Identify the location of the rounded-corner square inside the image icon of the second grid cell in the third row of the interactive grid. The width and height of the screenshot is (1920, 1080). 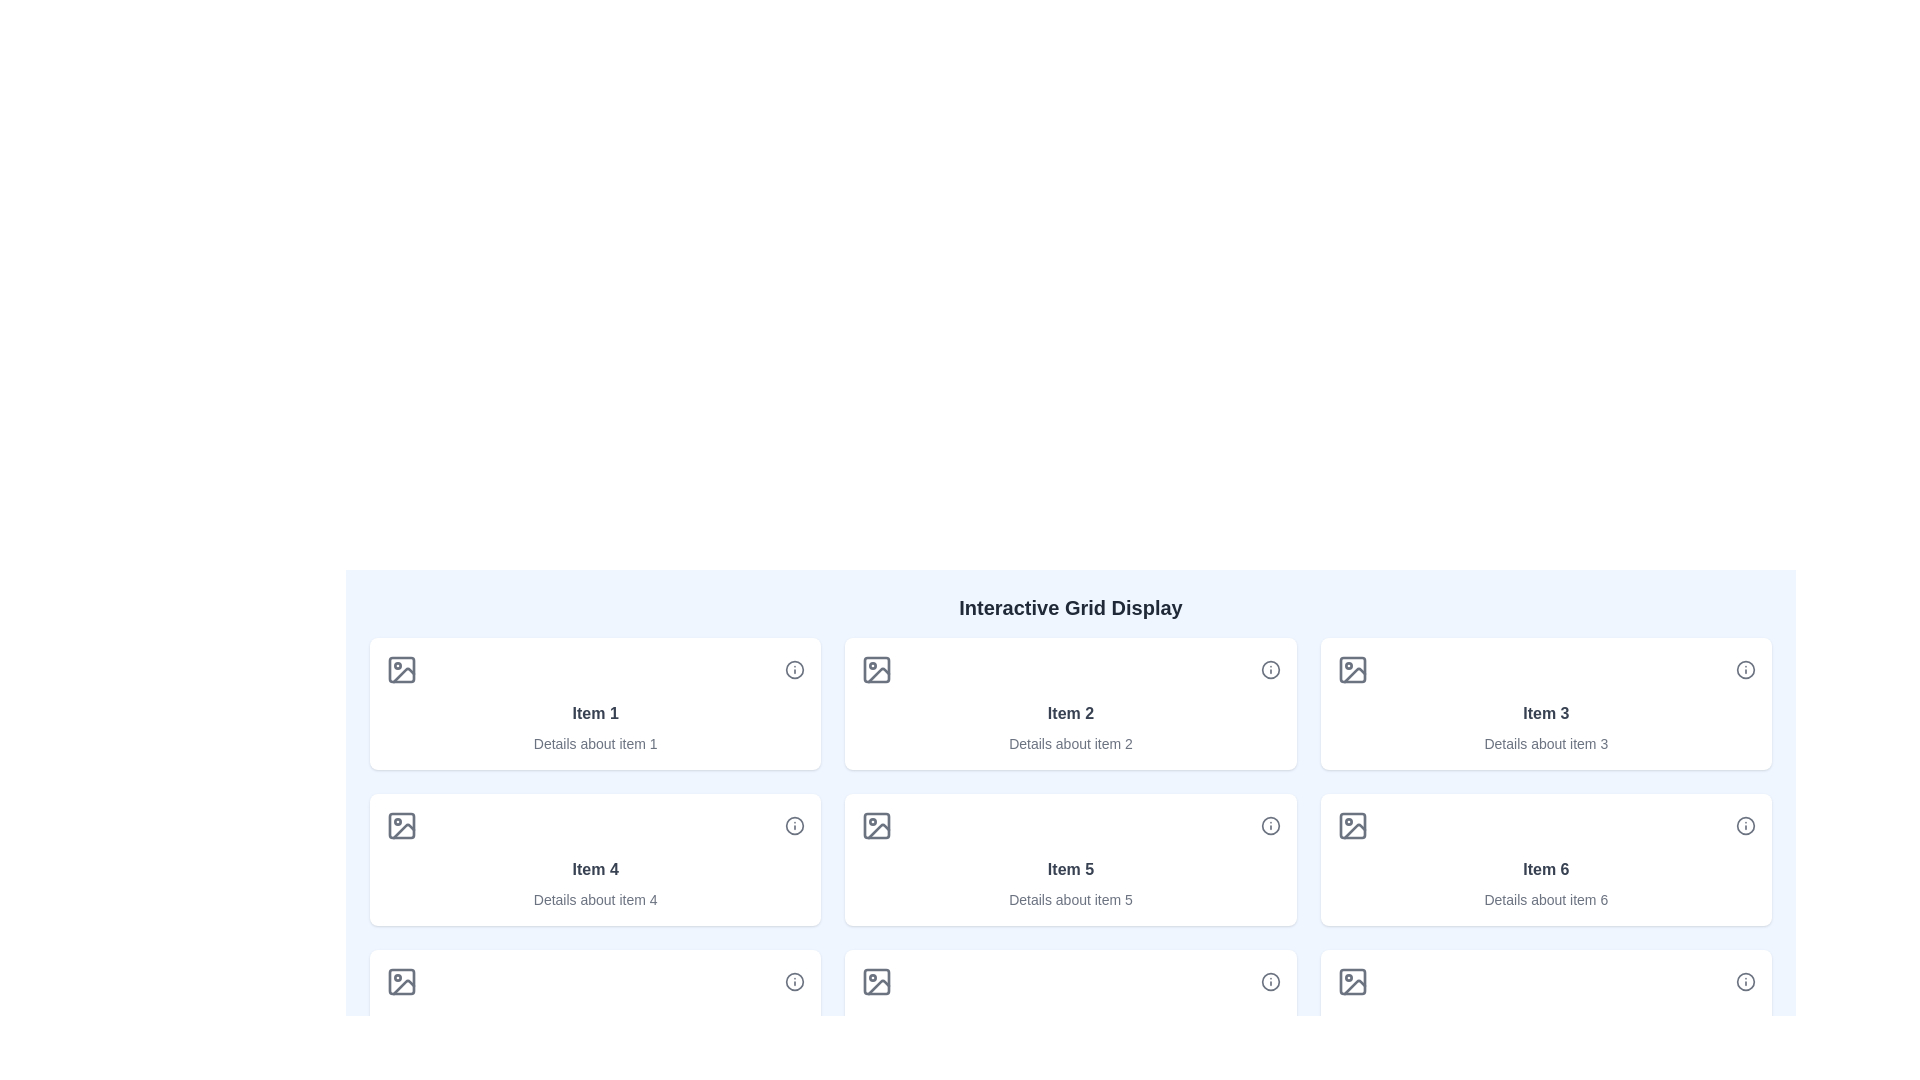
(877, 981).